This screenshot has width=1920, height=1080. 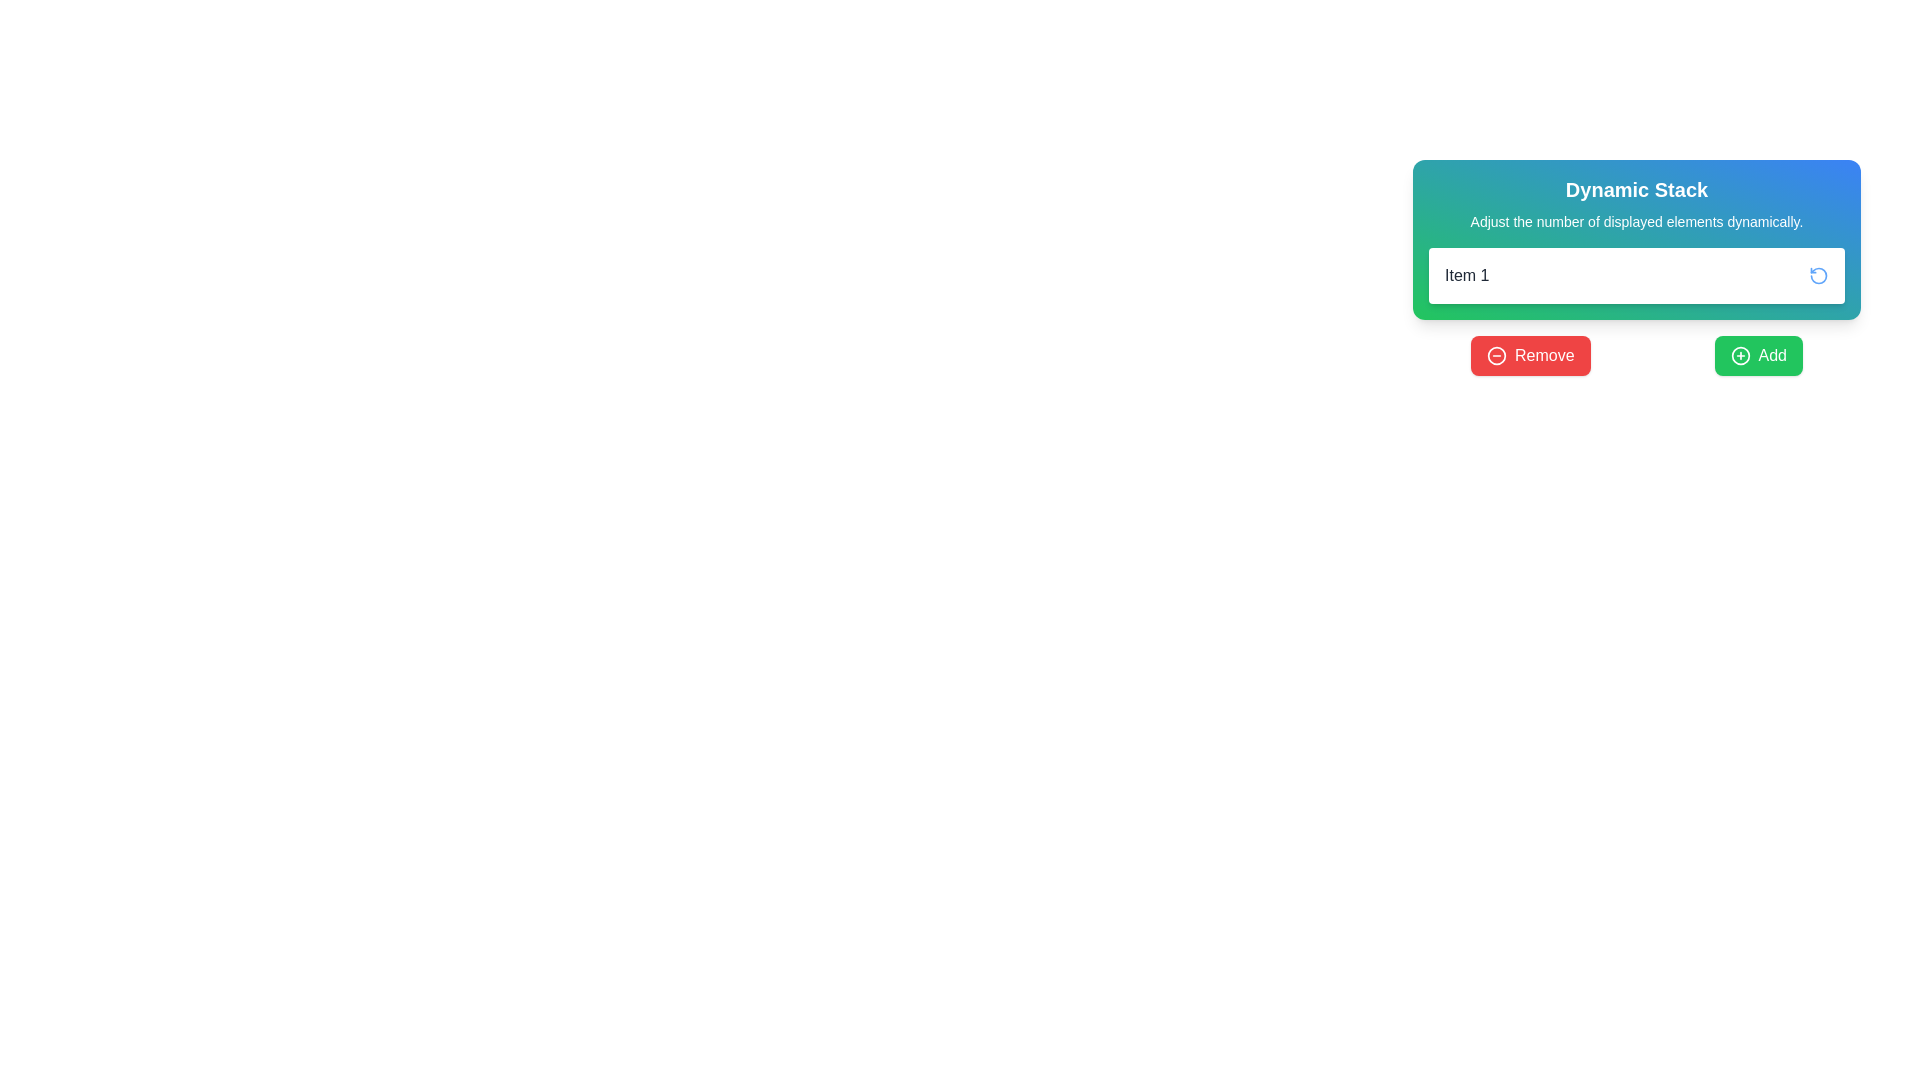 What do you see at coordinates (1738, 354) in the screenshot?
I see `the icon component of the green 'Add' button located at the lower-right side of the interface` at bounding box center [1738, 354].